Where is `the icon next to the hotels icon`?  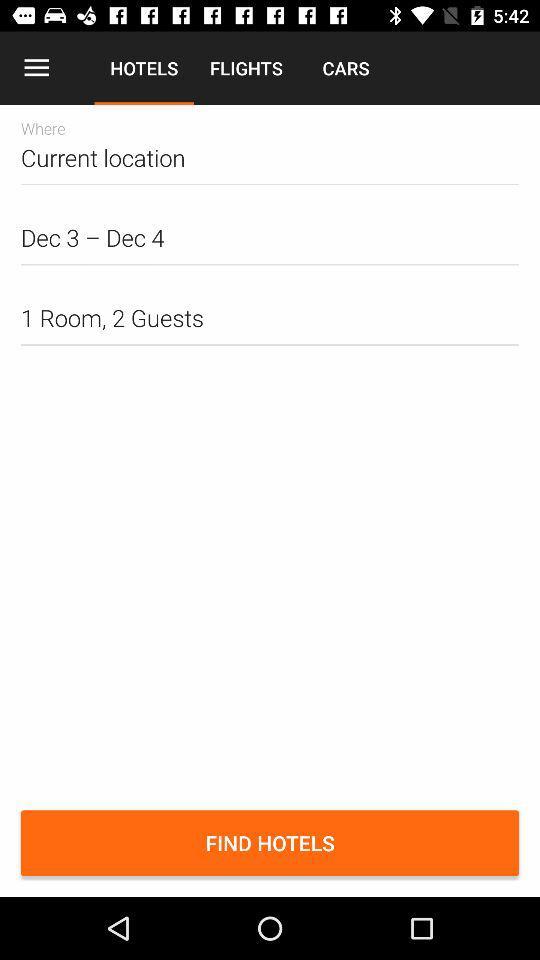
the icon next to the hotels icon is located at coordinates (36, 68).